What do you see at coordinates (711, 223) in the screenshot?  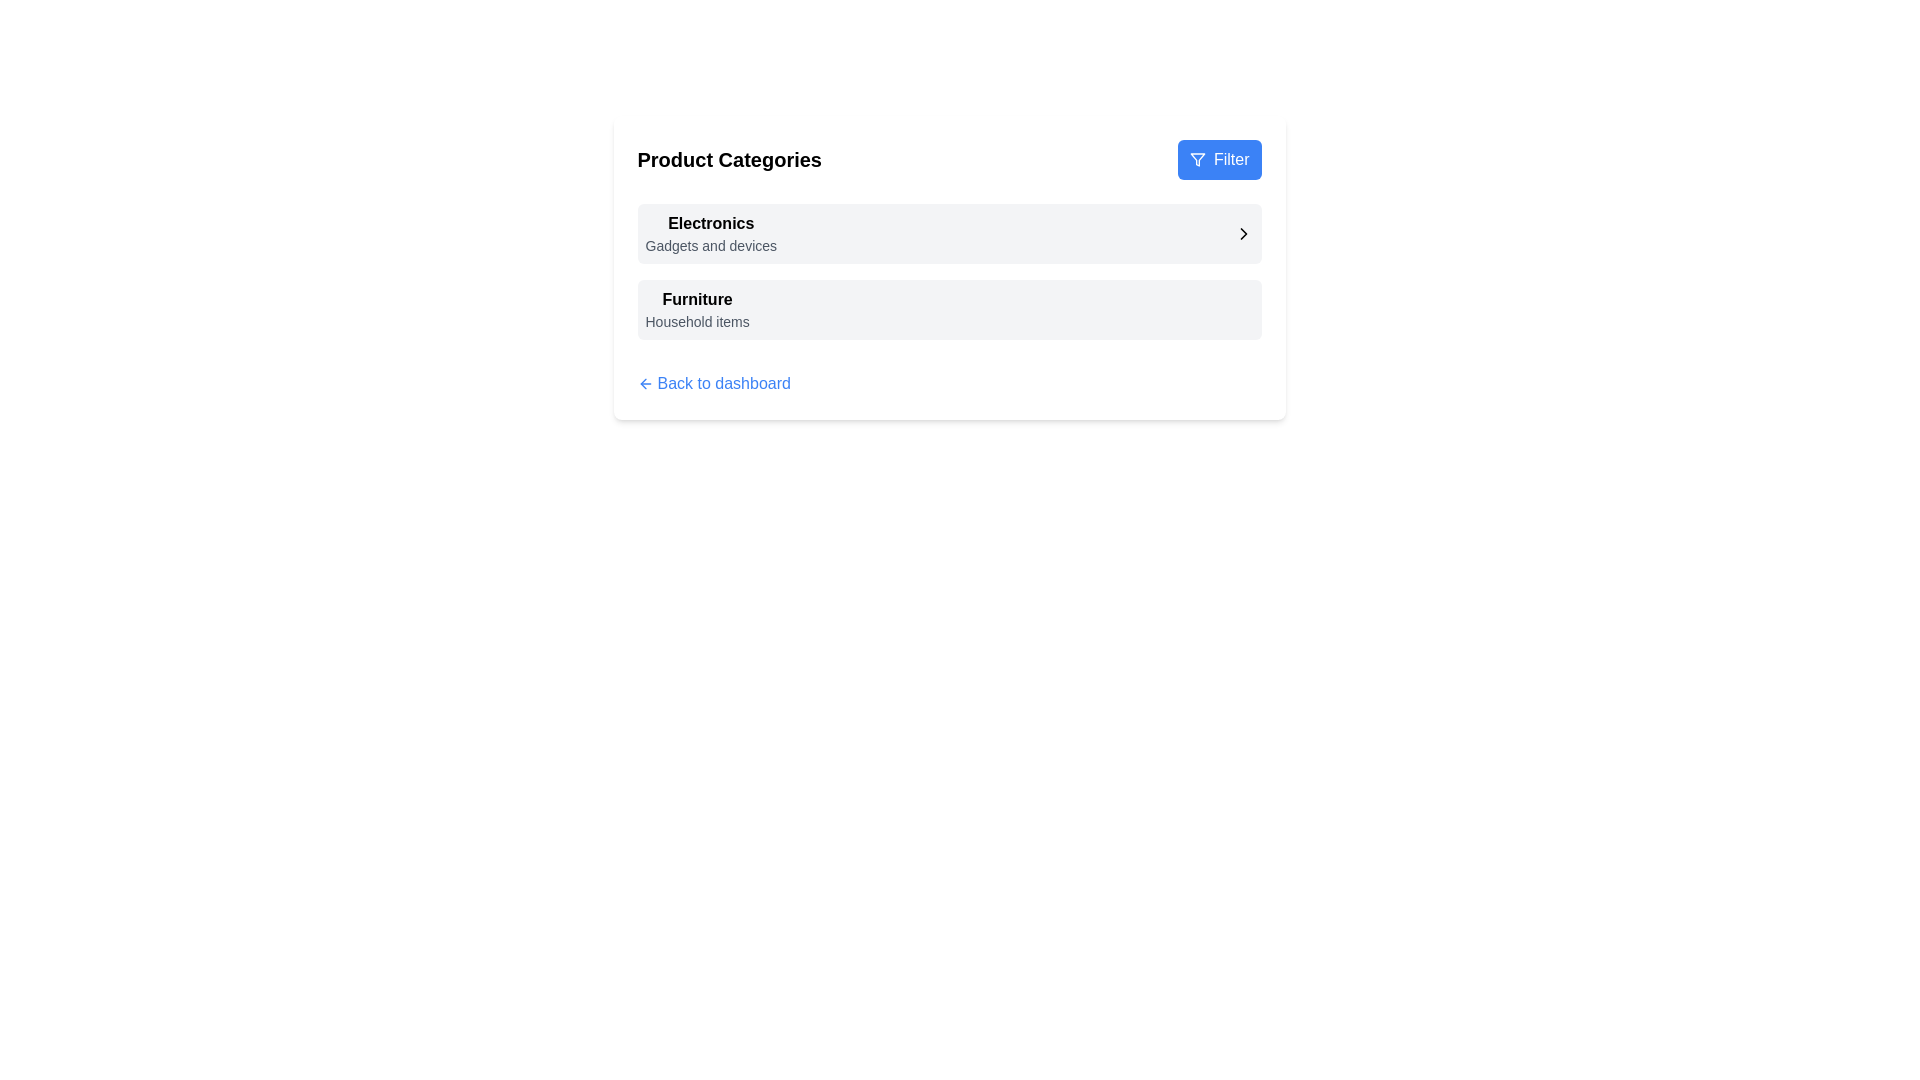 I see `the 'Electronics' category title text label, which serves as a heading for the associated items in the product list` at bounding box center [711, 223].